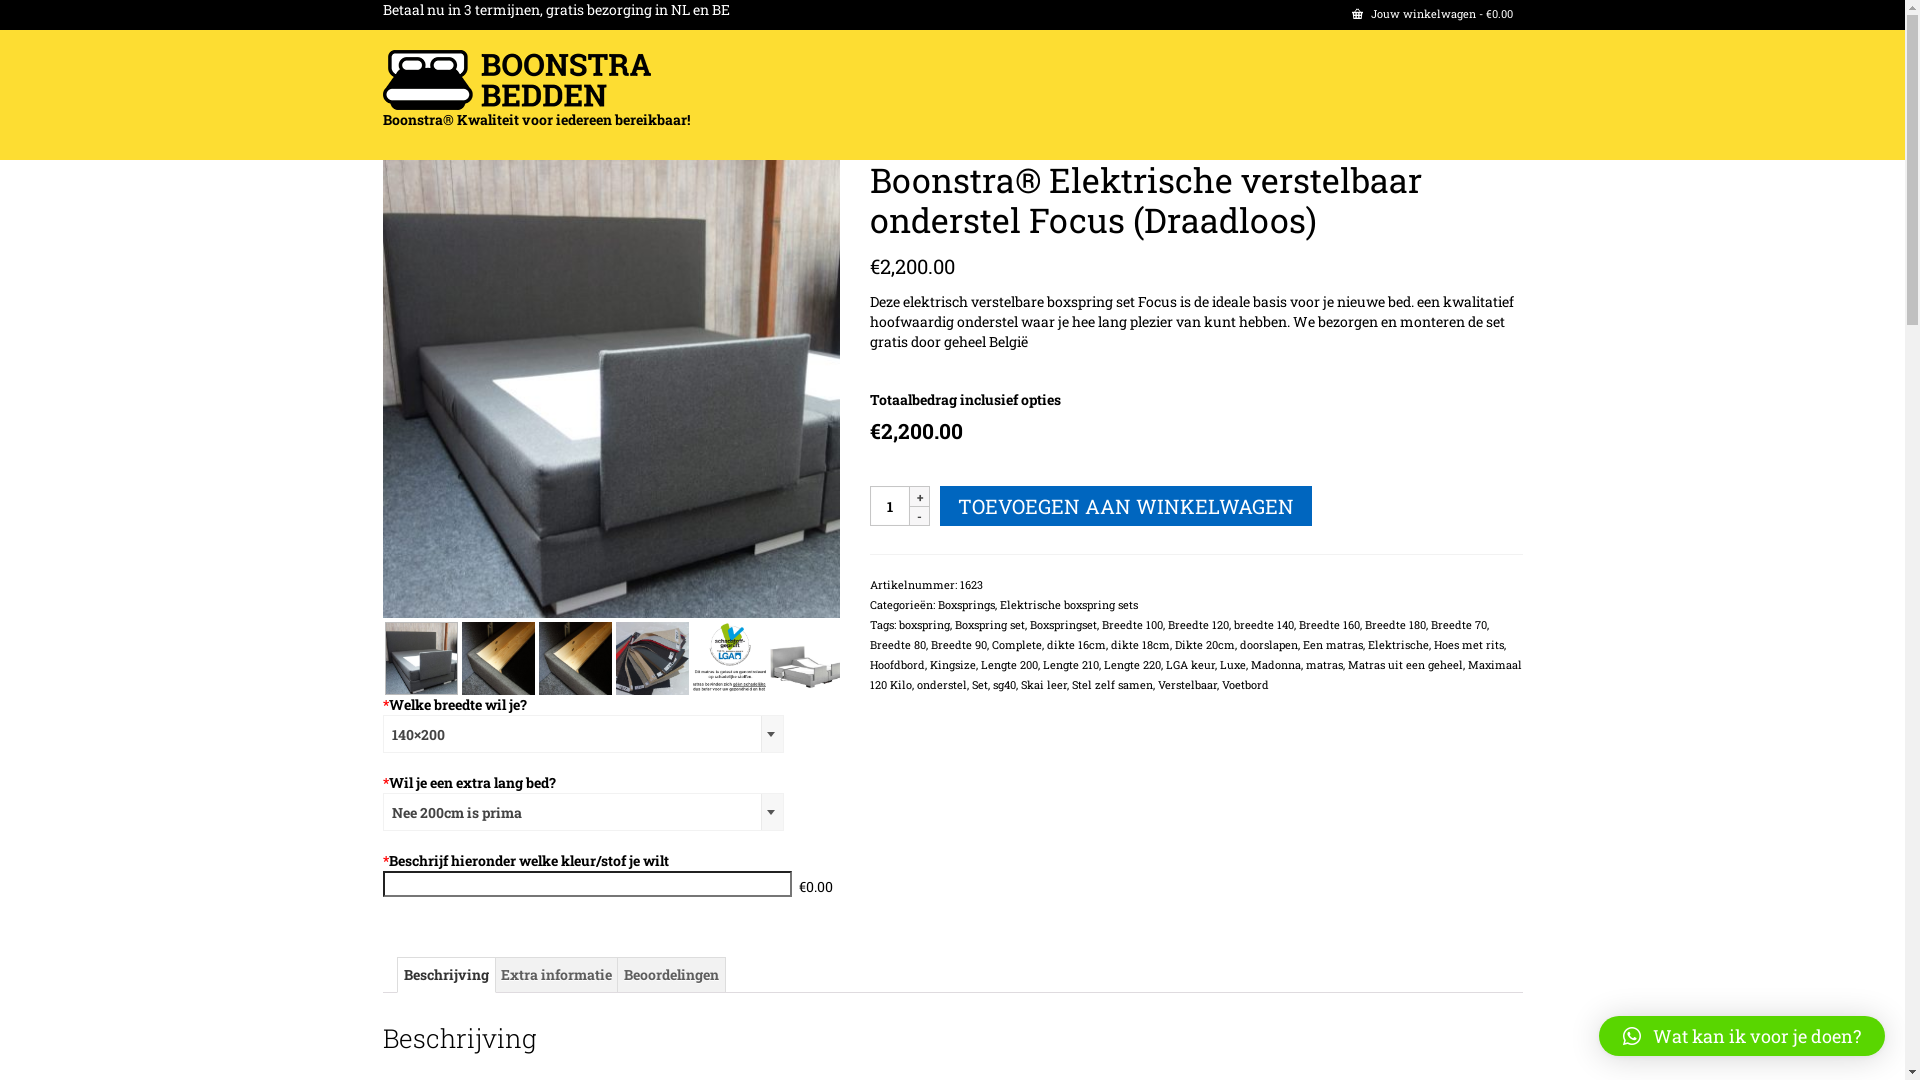 The image size is (1920, 1080). What do you see at coordinates (896, 664) in the screenshot?
I see `'Hoofdbord'` at bounding box center [896, 664].